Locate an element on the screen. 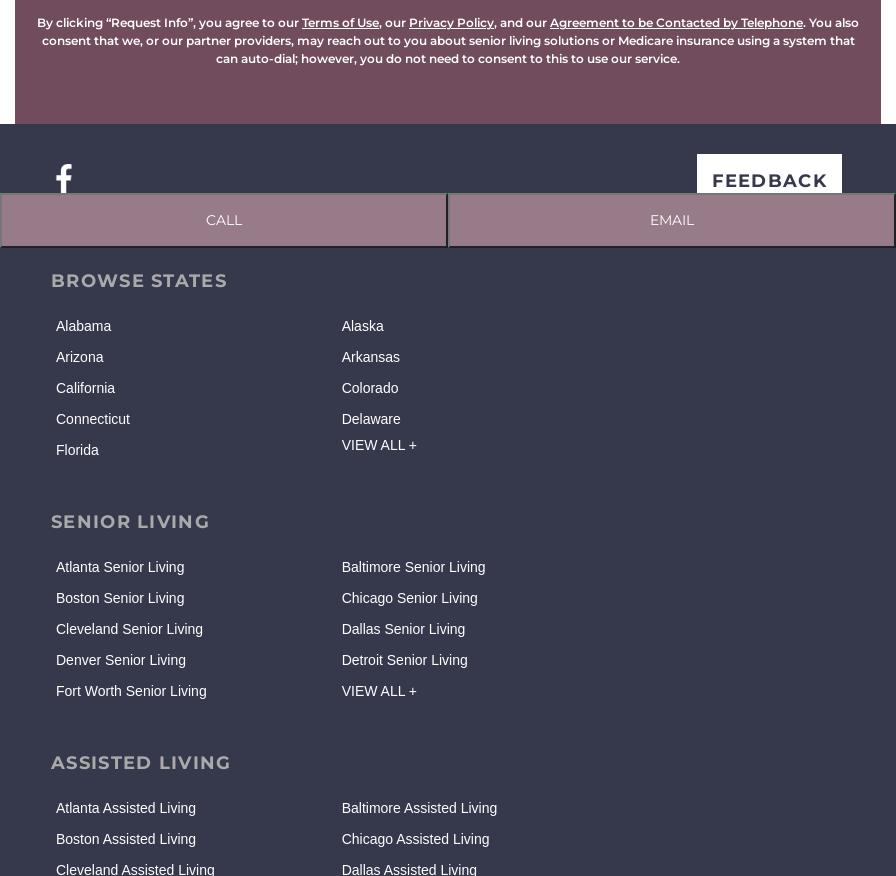 This screenshot has height=876, width=896. 'Privacy Policy' is located at coordinates (409, 21).